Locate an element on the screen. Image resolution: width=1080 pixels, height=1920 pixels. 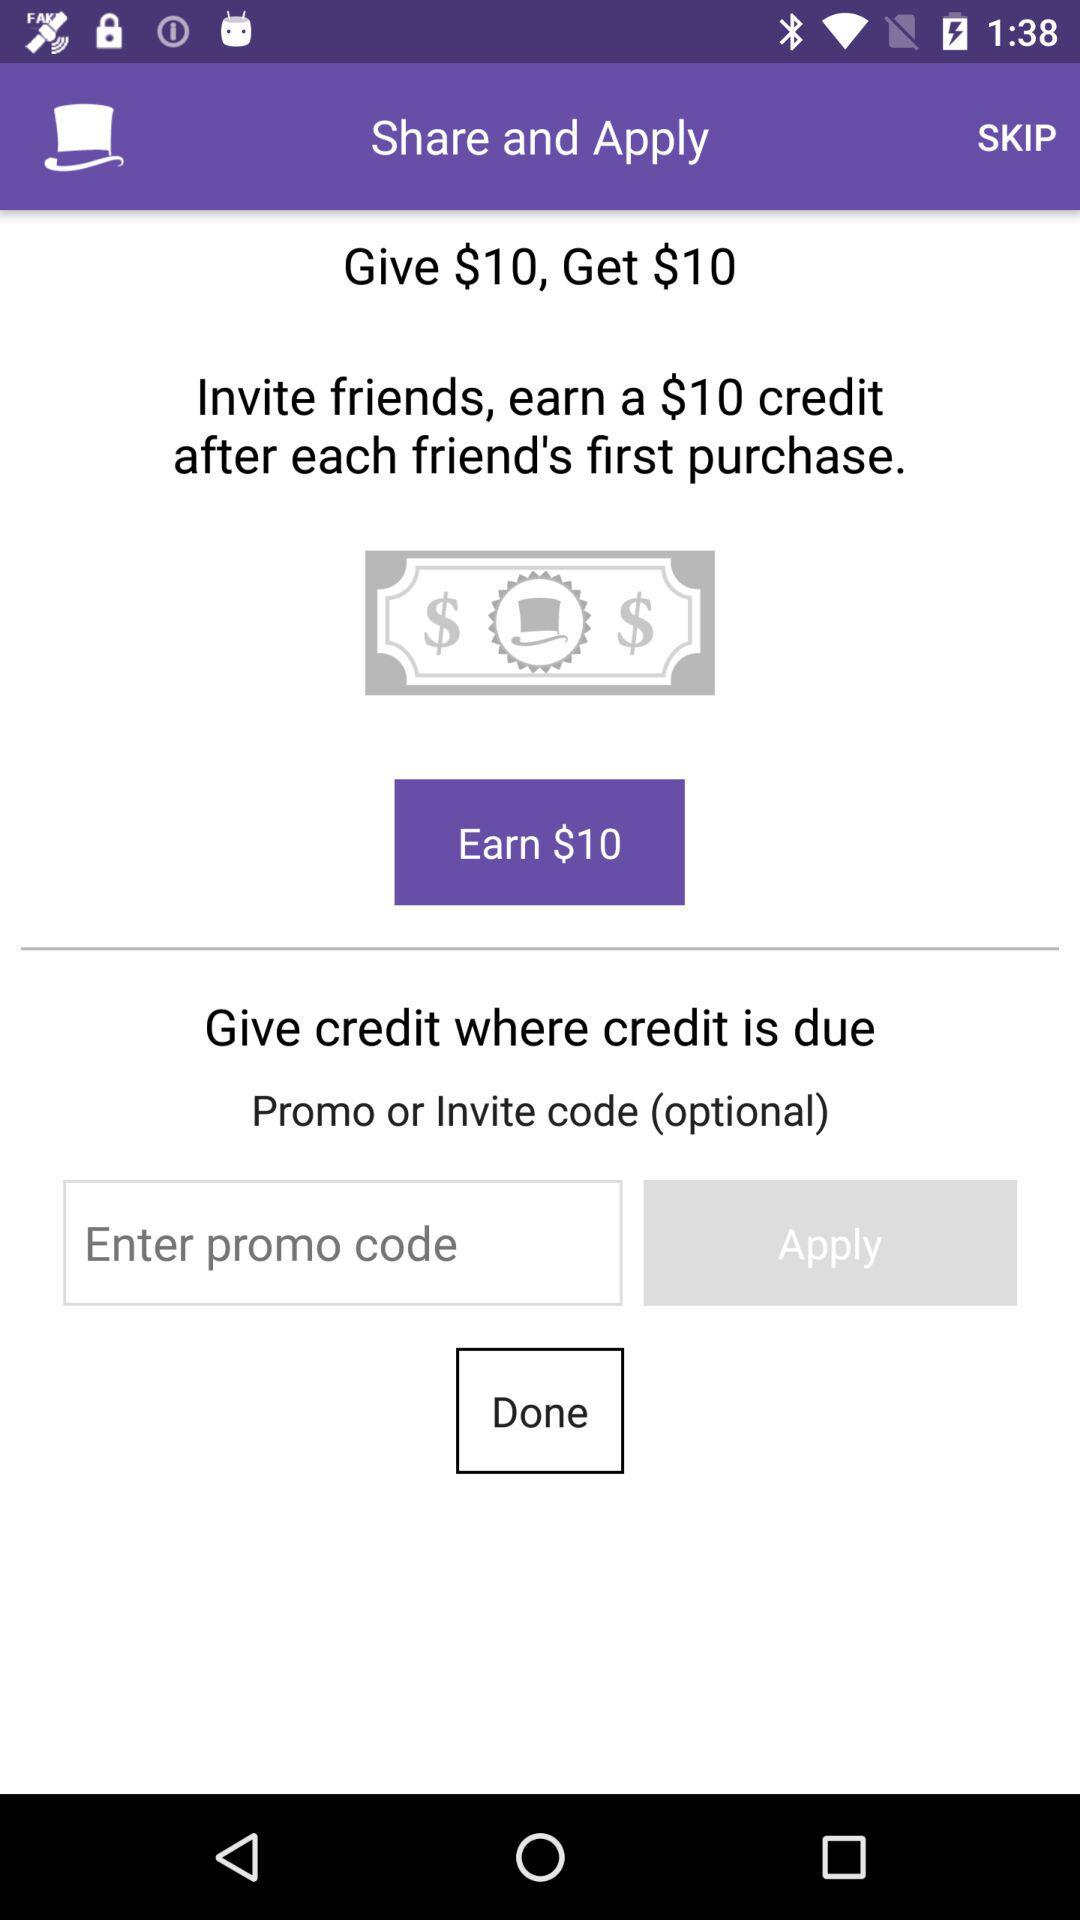
promo code field is located at coordinates (341, 1241).